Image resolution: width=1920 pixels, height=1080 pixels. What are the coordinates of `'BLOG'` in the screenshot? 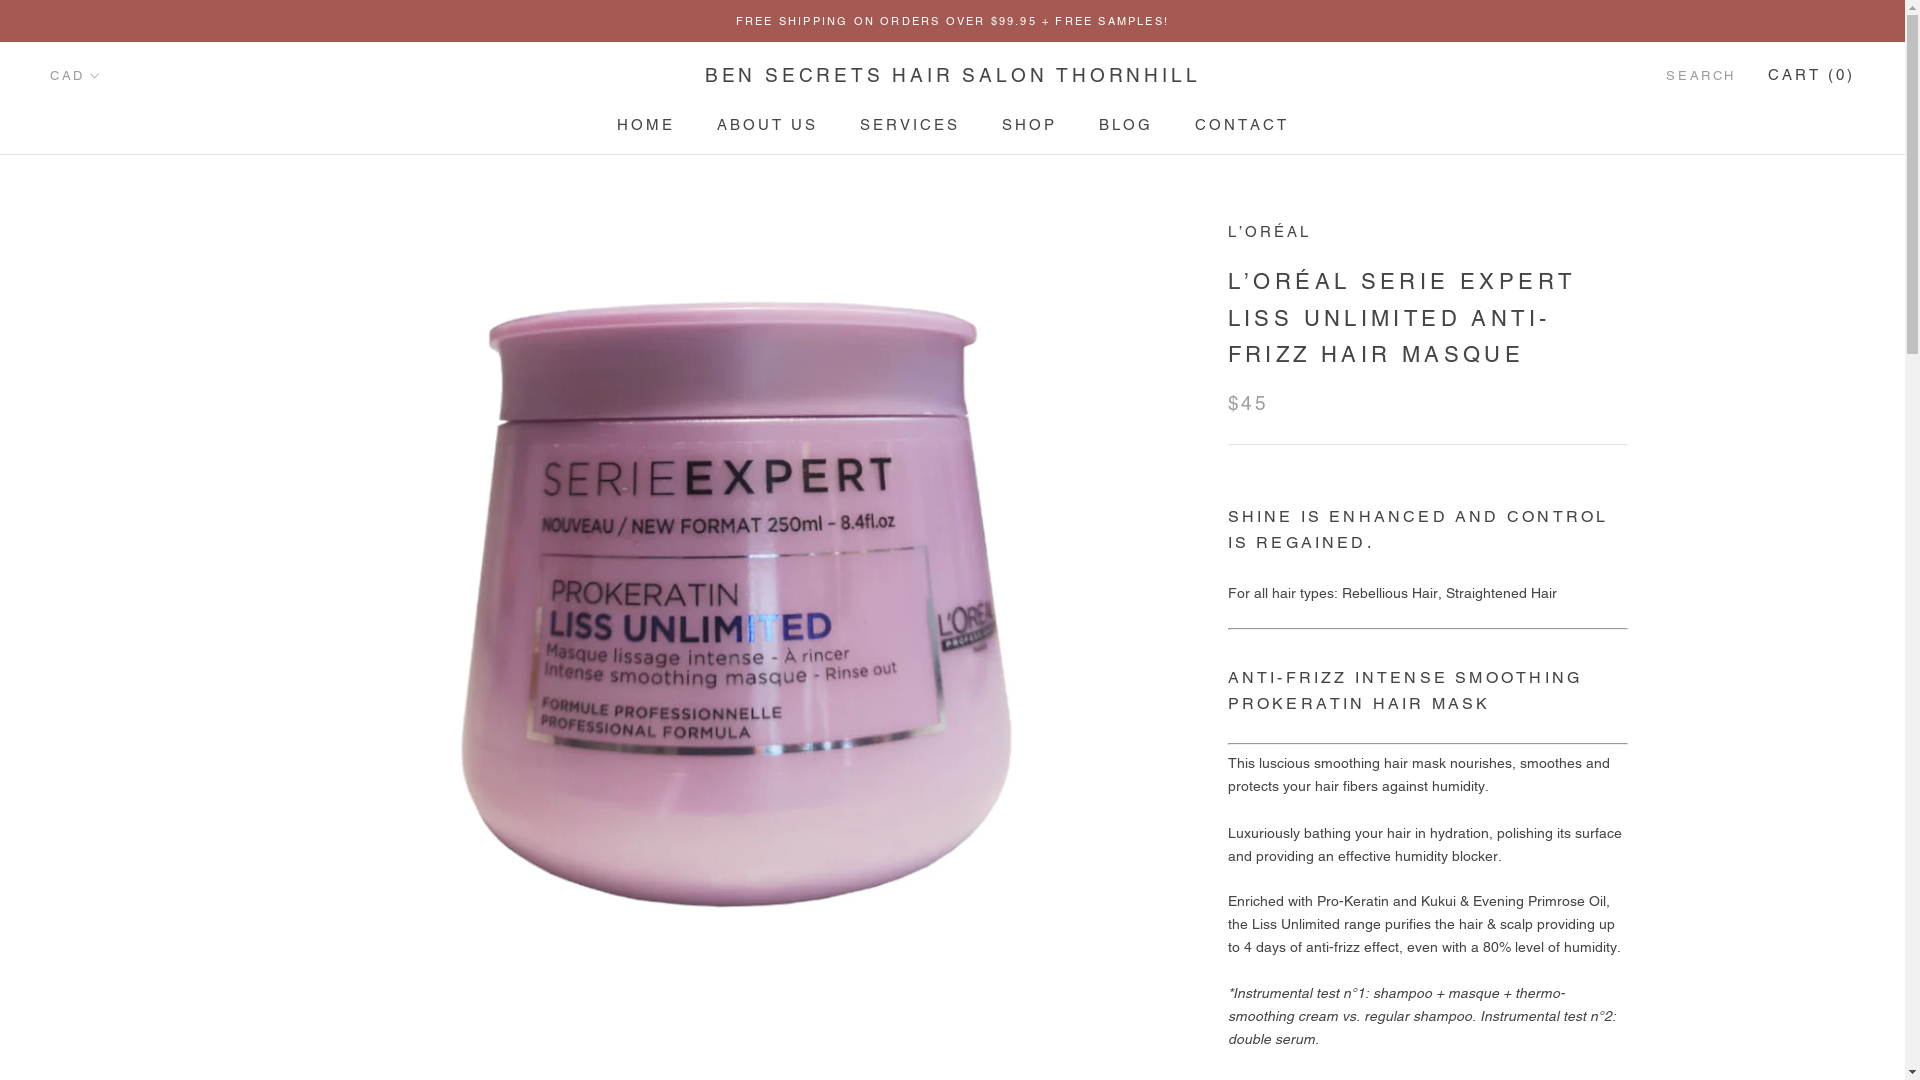 It's located at (1097, 124).